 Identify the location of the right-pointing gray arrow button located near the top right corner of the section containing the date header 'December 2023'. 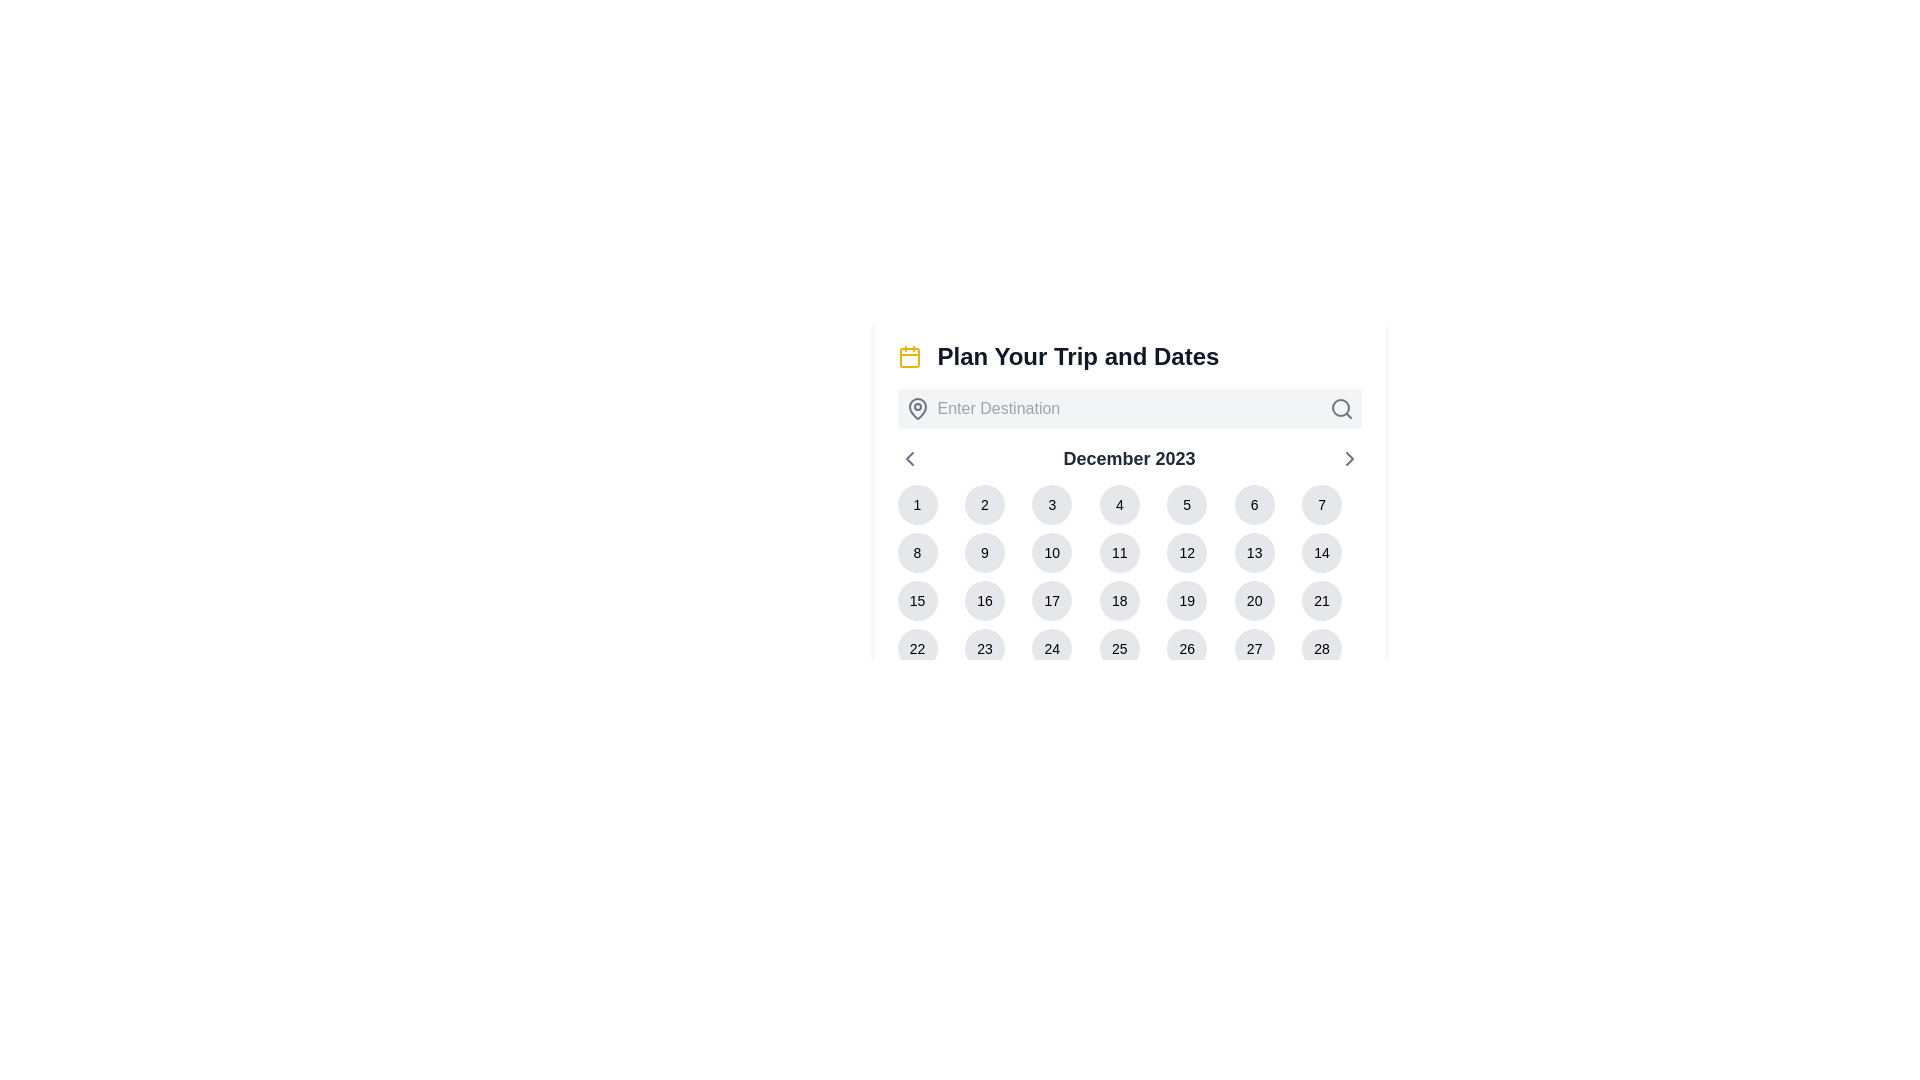
(1349, 459).